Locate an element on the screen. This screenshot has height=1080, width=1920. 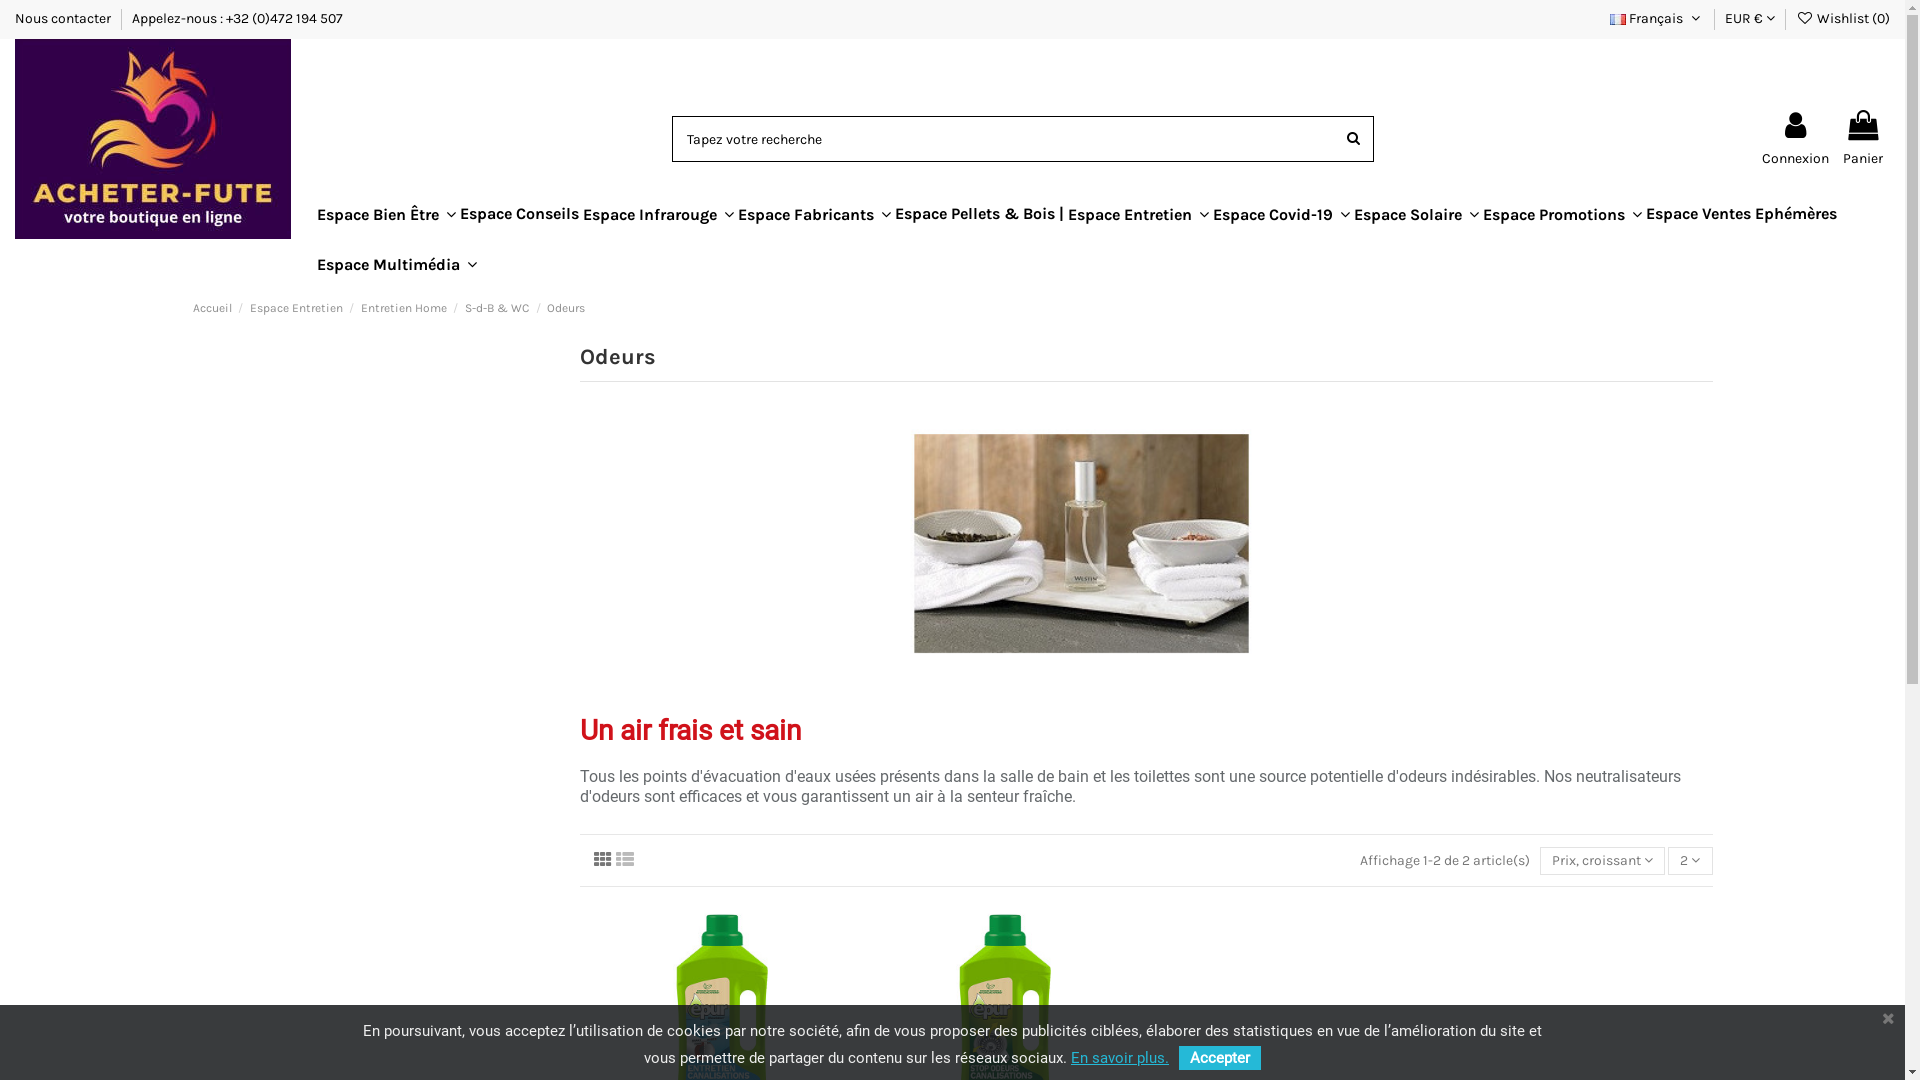
'Espace Infrarouge' is located at coordinates (658, 213).